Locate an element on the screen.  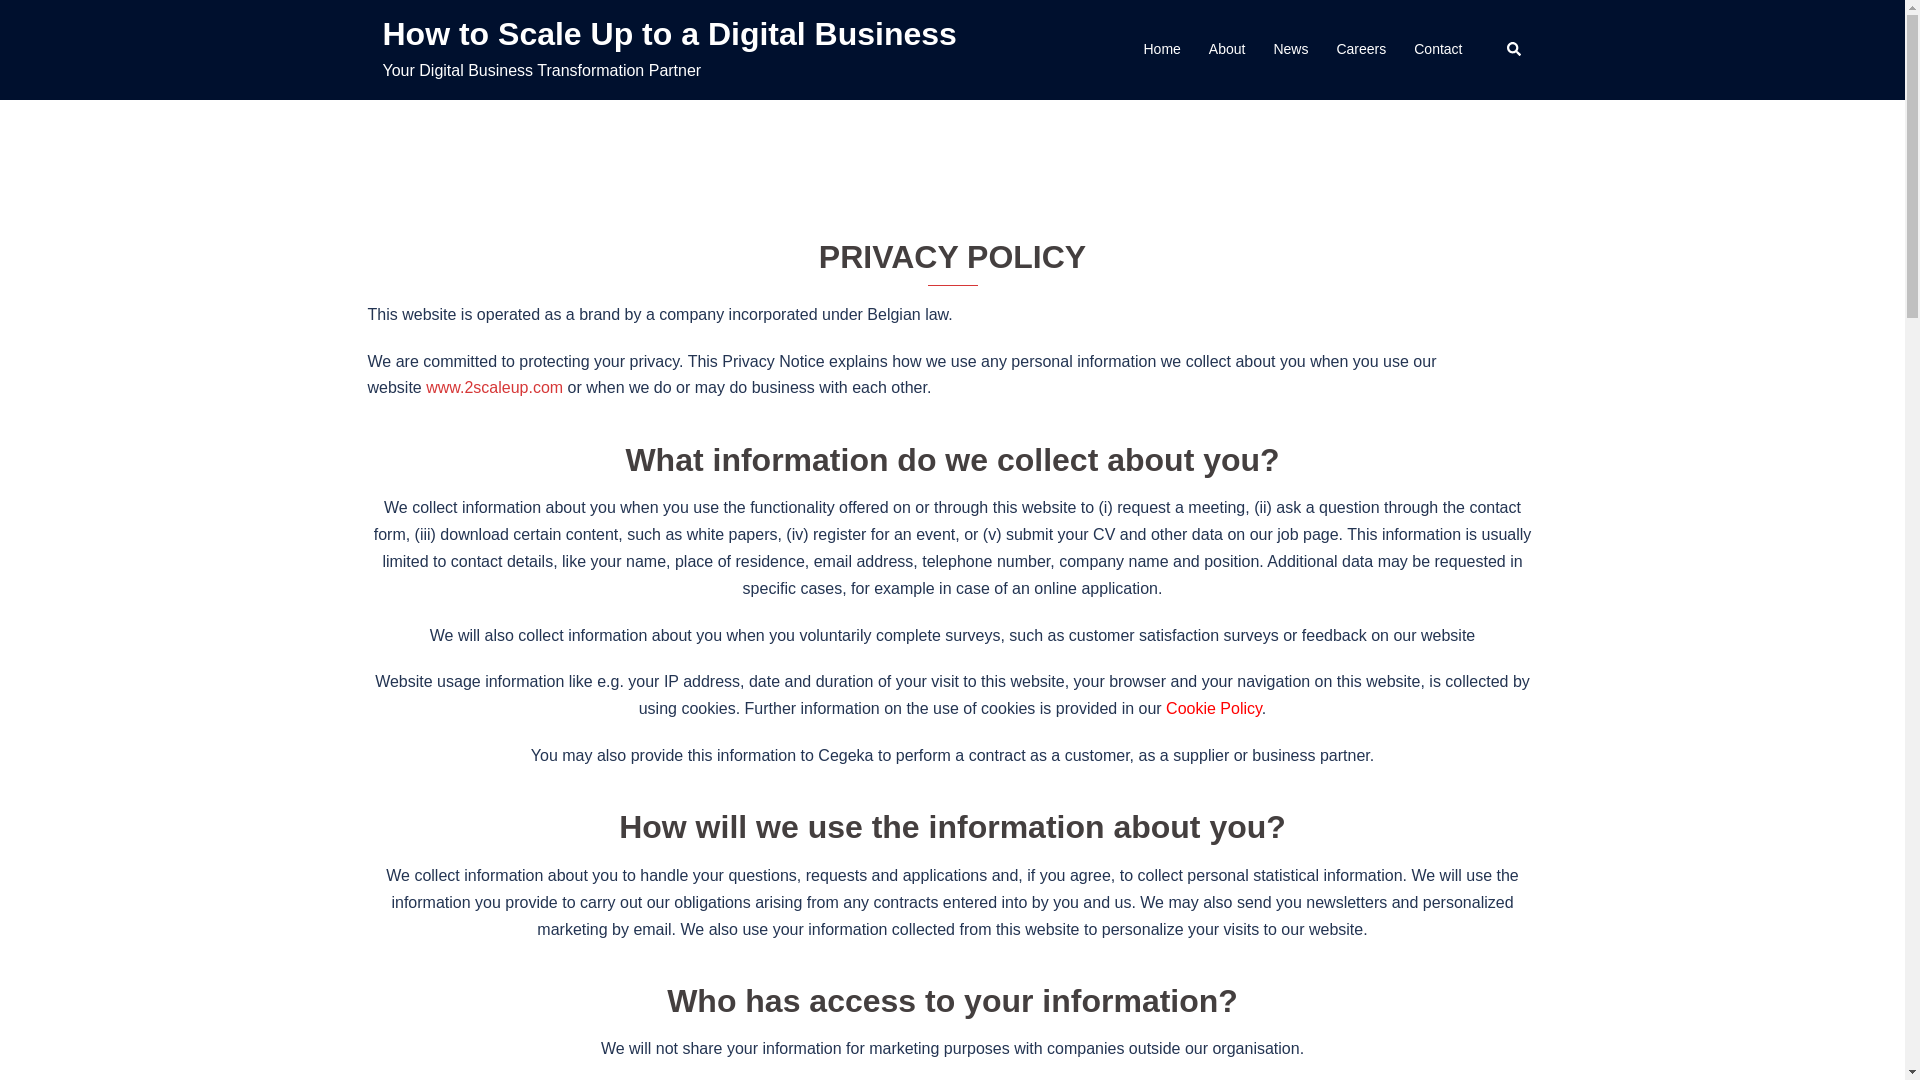
'Home' is located at coordinates (1142, 49).